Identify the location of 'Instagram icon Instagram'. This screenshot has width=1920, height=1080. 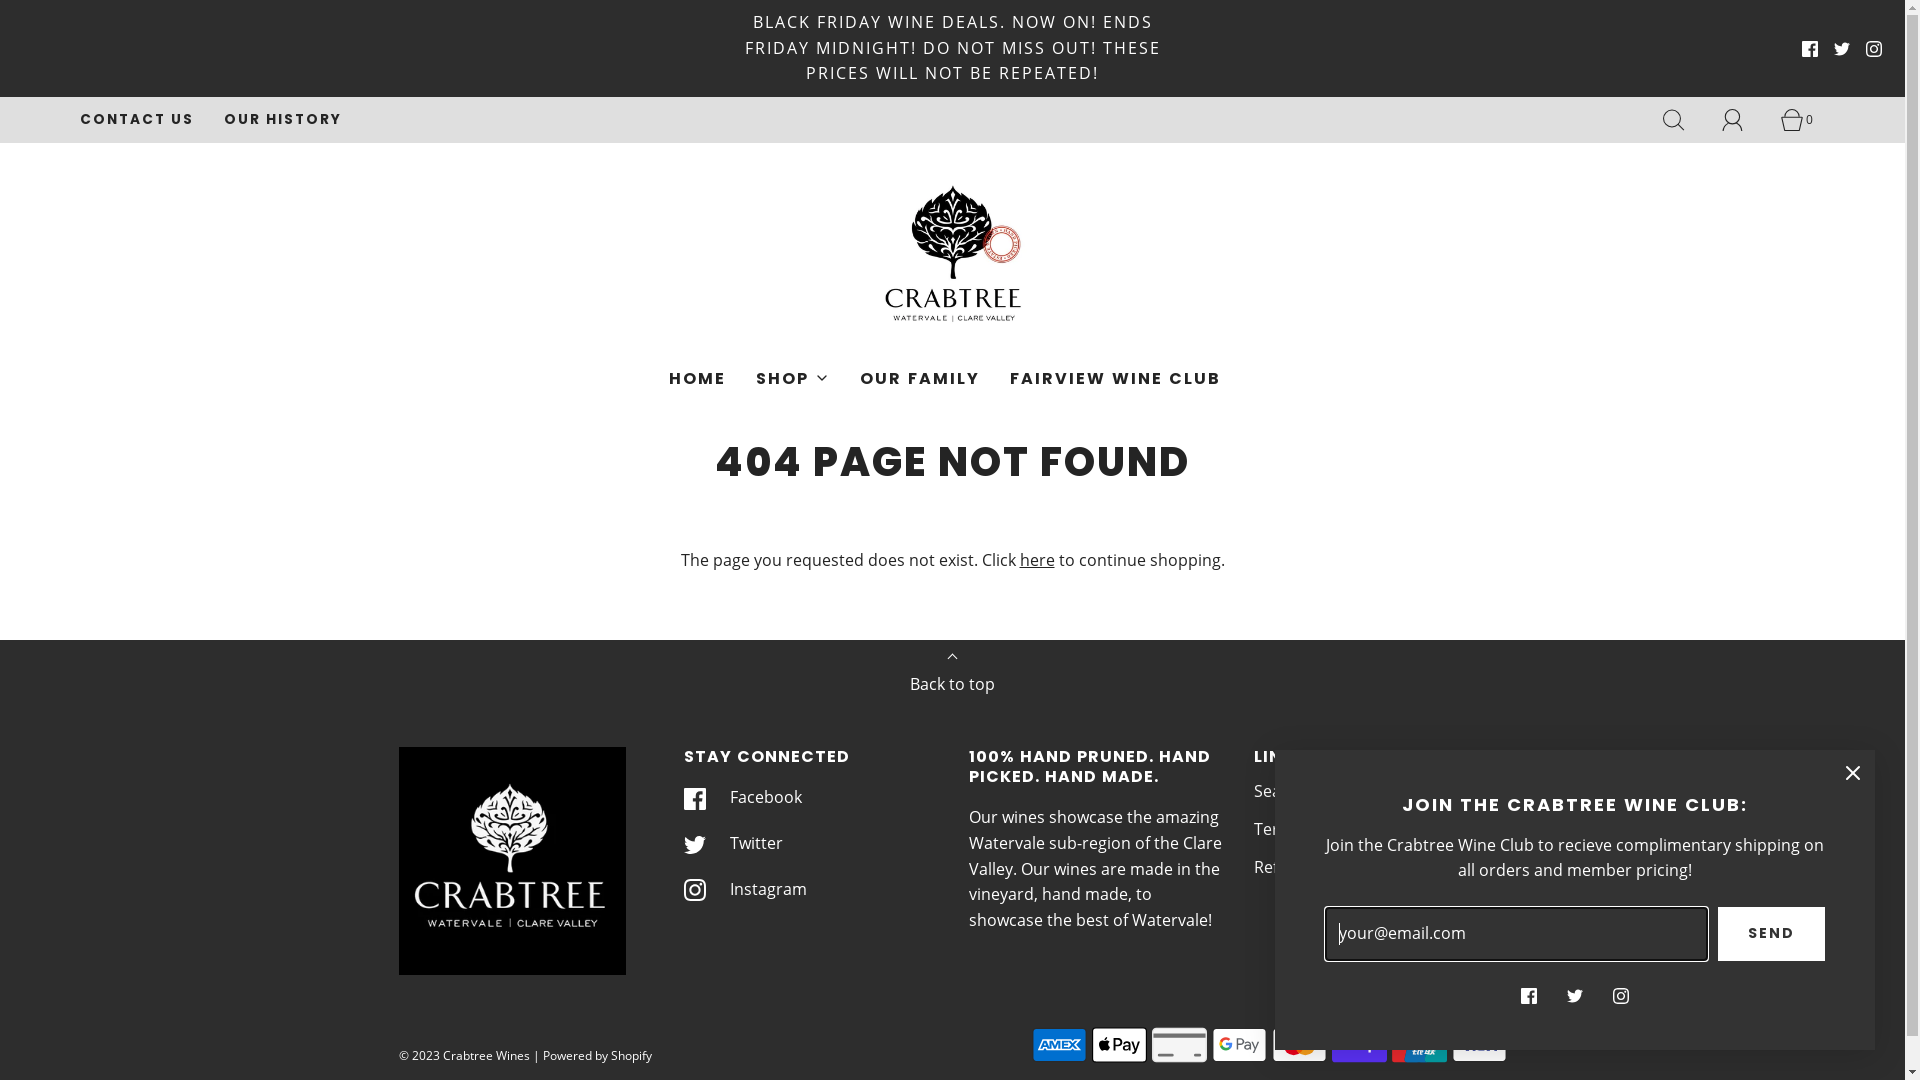
(744, 887).